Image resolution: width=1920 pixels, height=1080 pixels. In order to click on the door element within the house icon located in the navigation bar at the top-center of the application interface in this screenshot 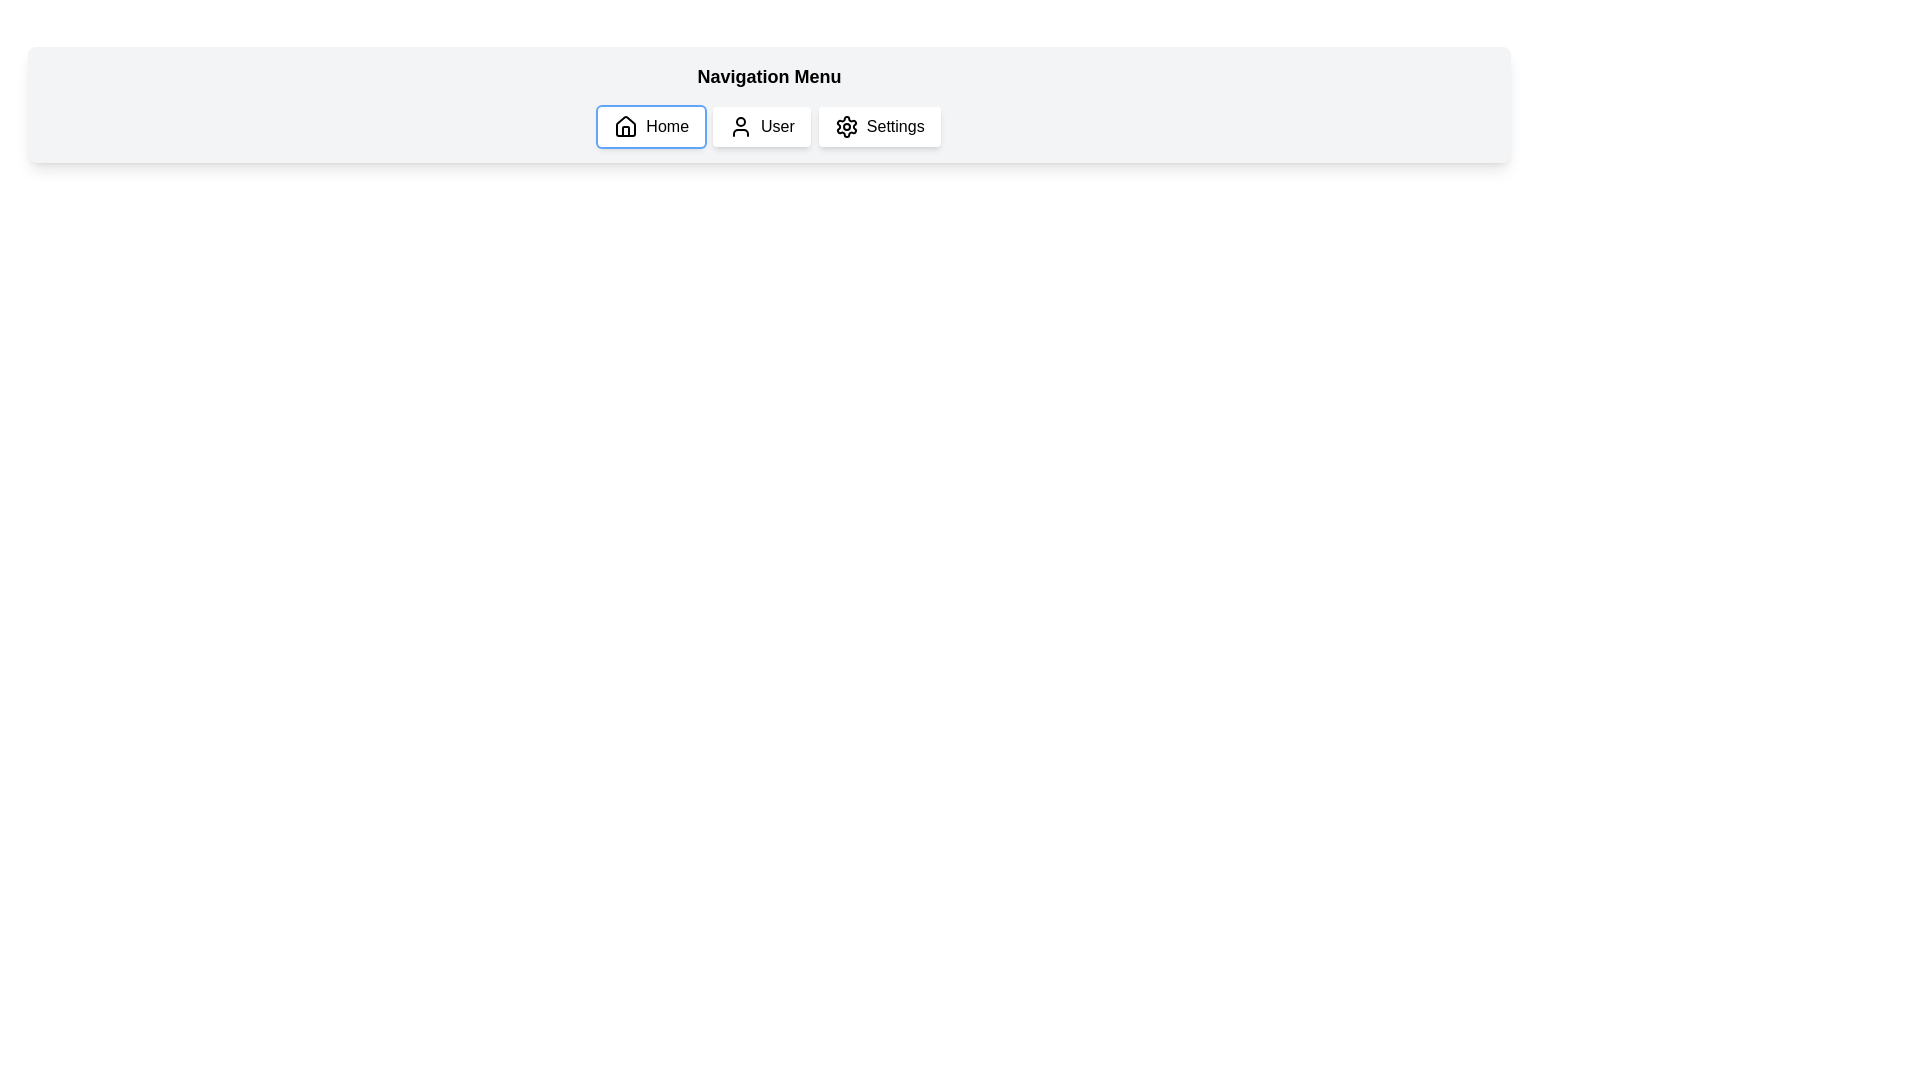, I will do `click(625, 131)`.